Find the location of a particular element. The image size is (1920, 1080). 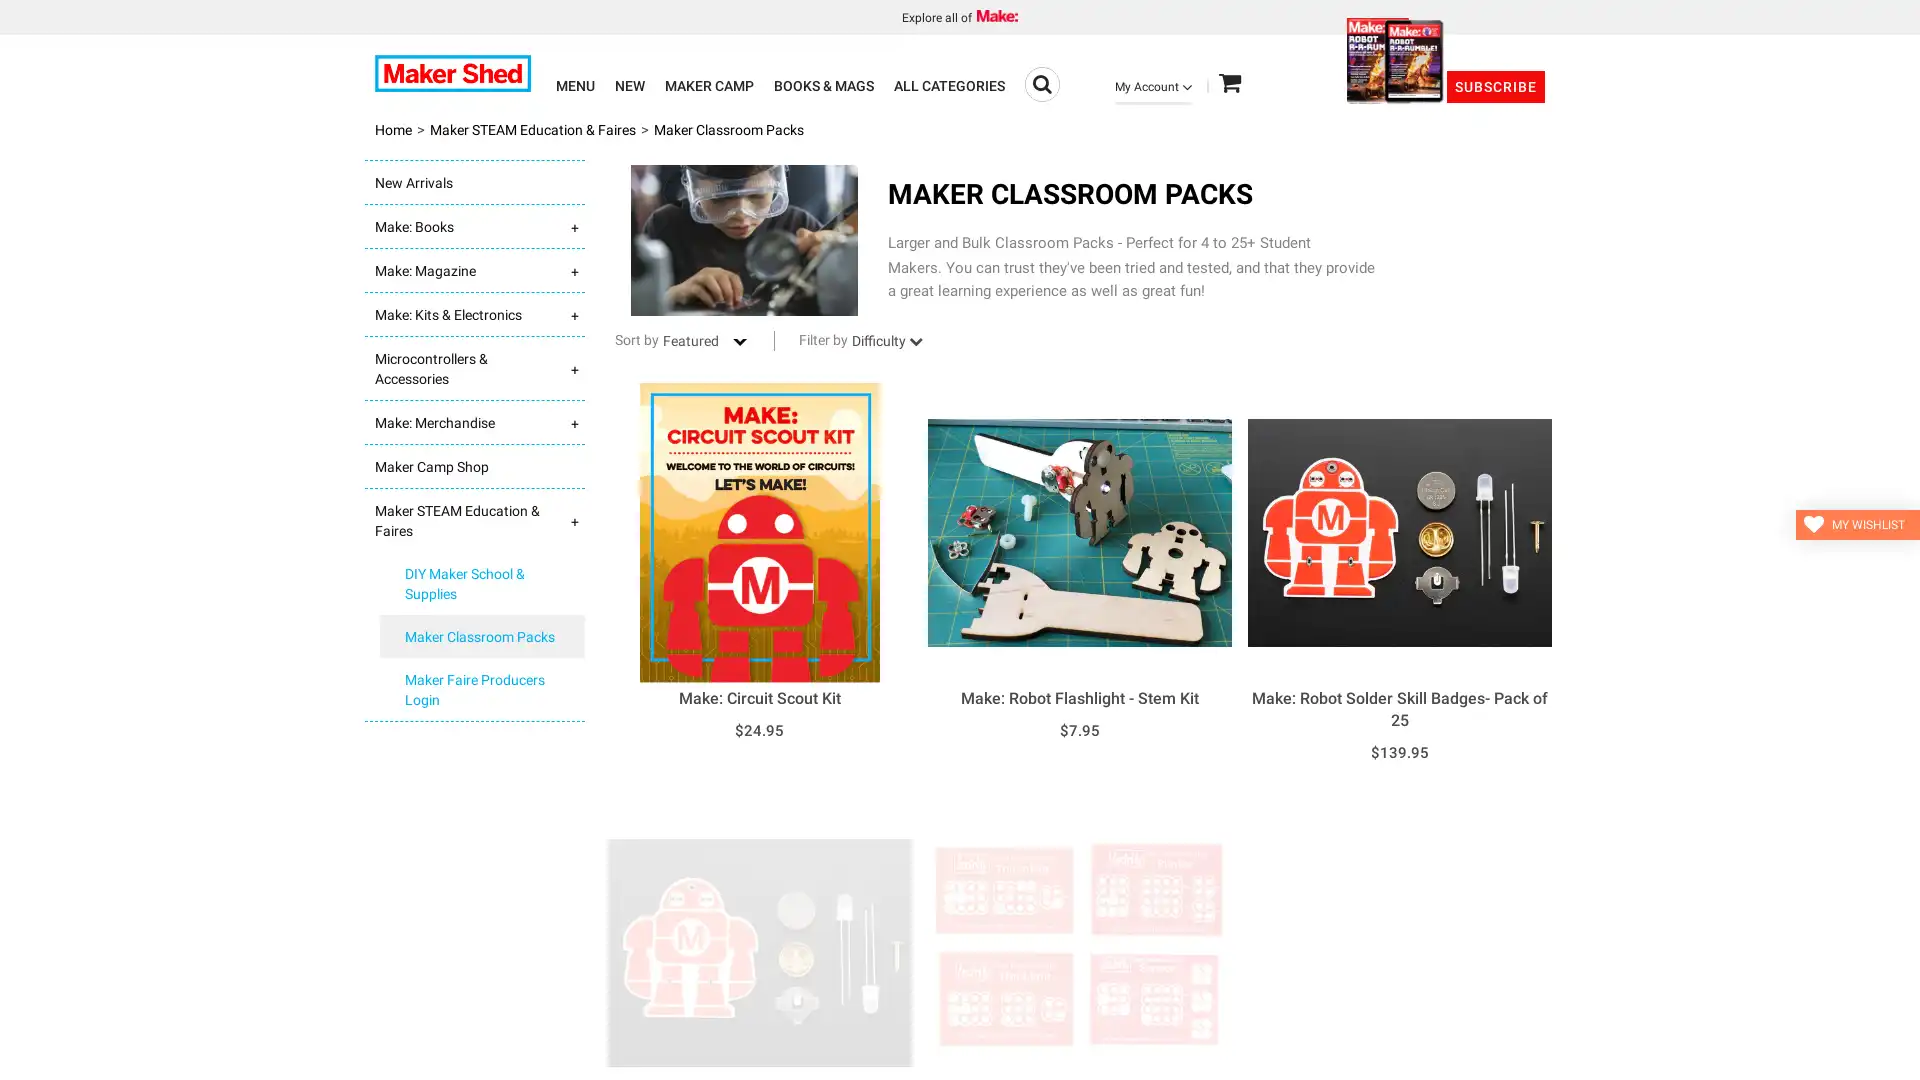

Featured is located at coordinates (704, 339).